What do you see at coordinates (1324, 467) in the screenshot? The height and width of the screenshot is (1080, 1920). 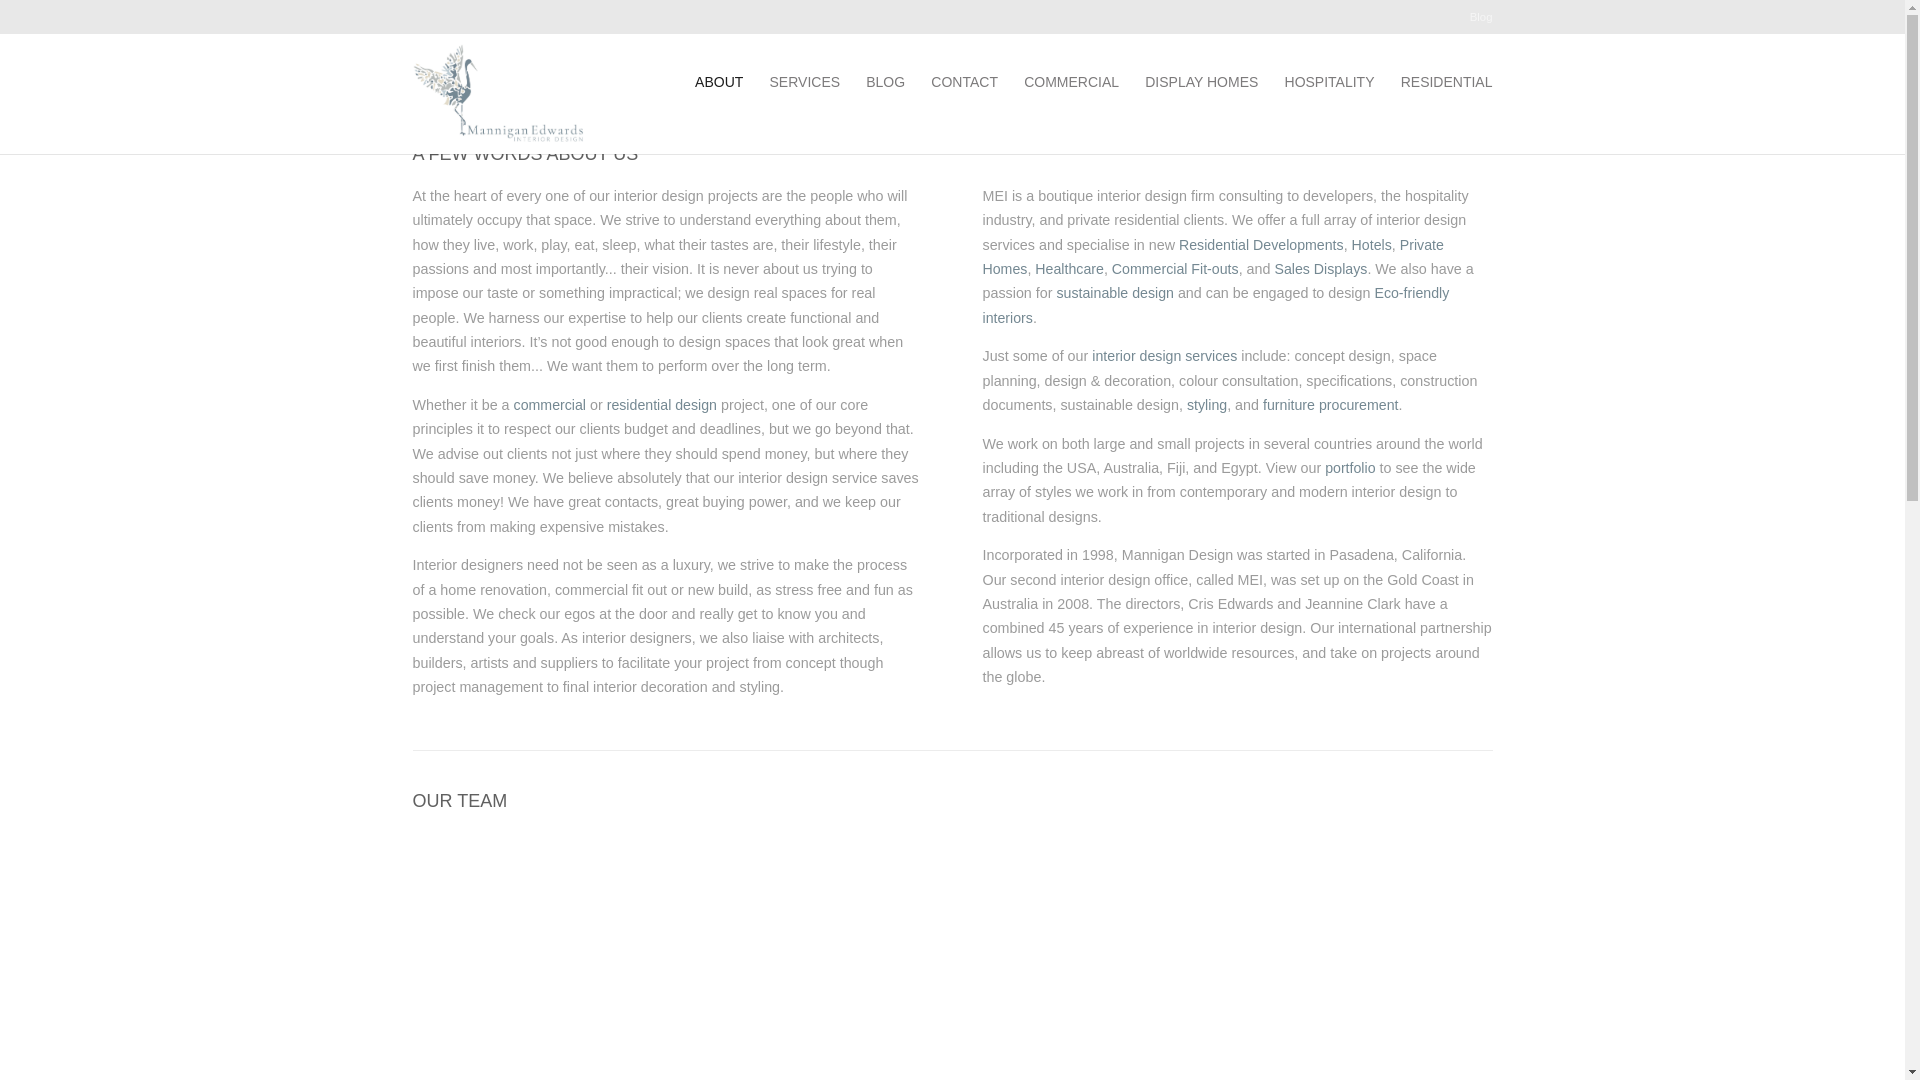 I see `'portfolio'` at bounding box center [1324, 467].